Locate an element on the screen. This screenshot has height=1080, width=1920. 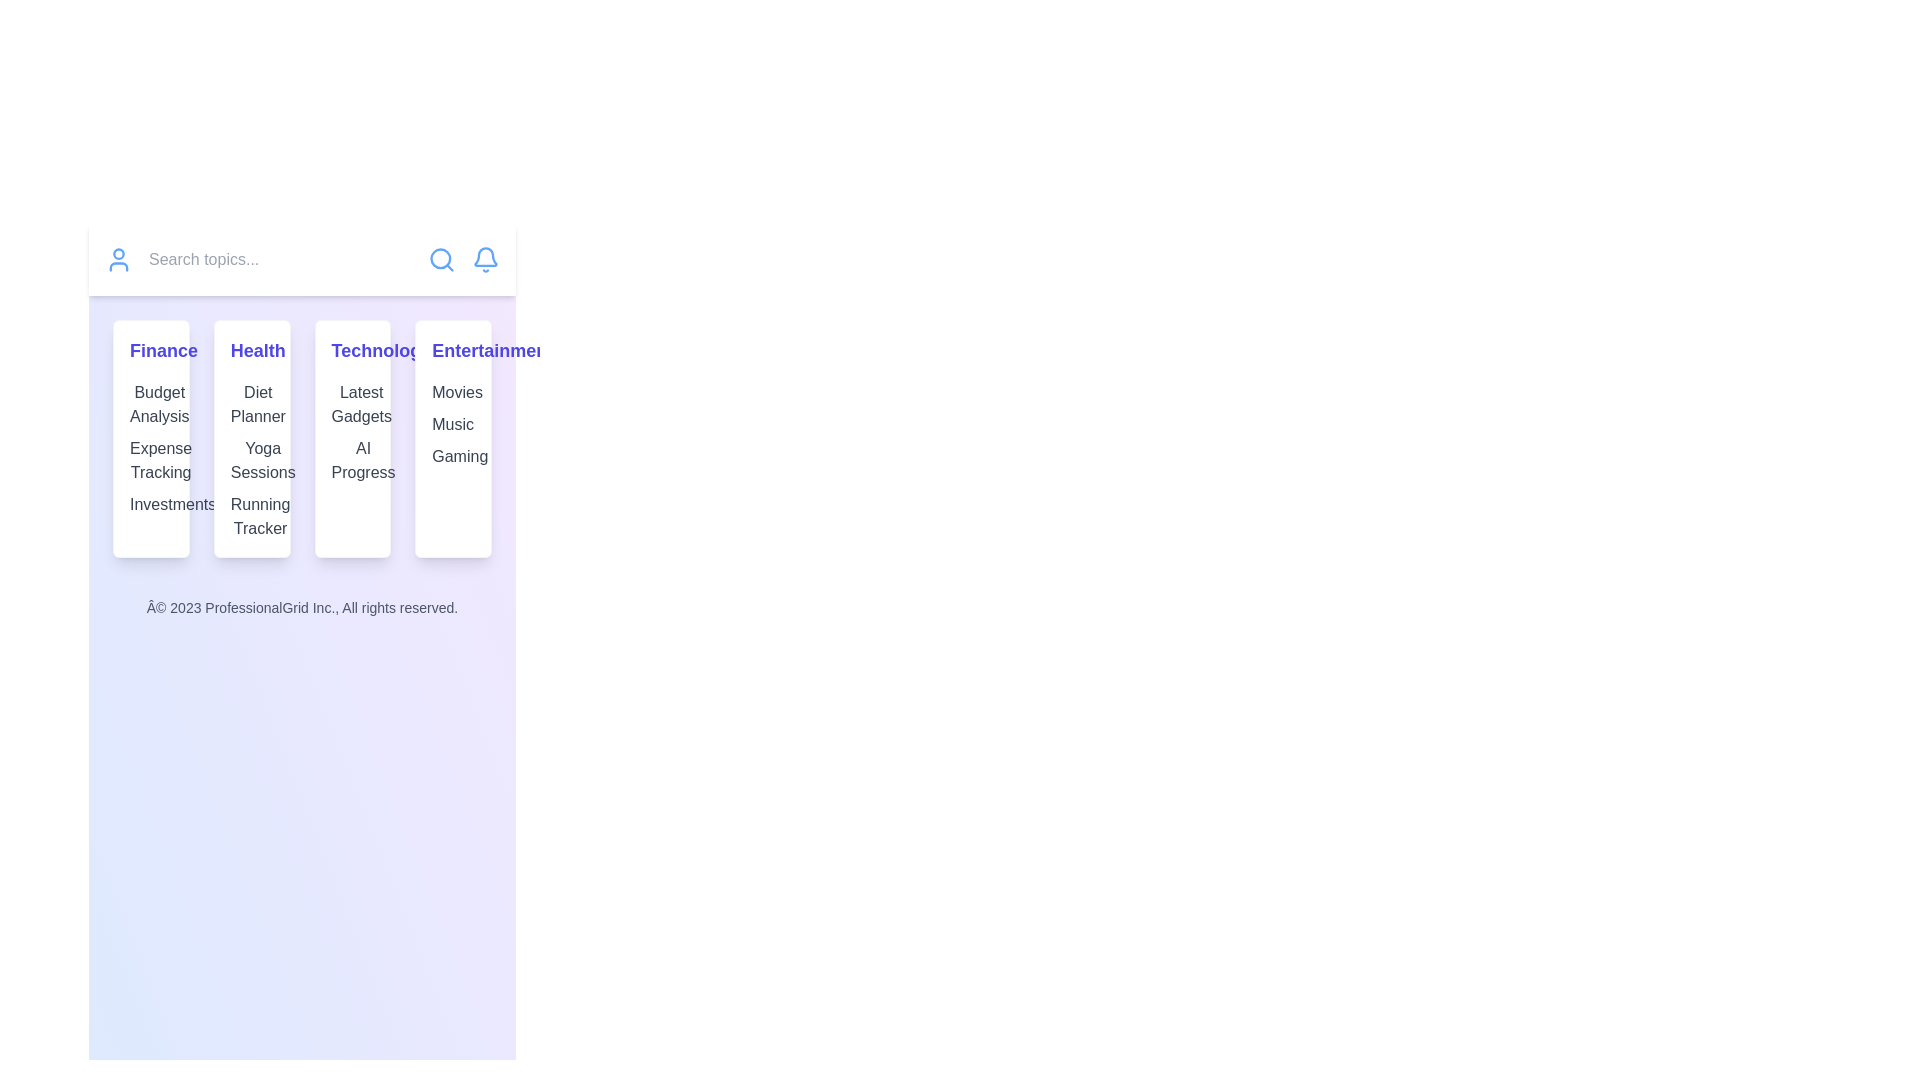
the section card in the grid layout is located at coordinates (301, 438).